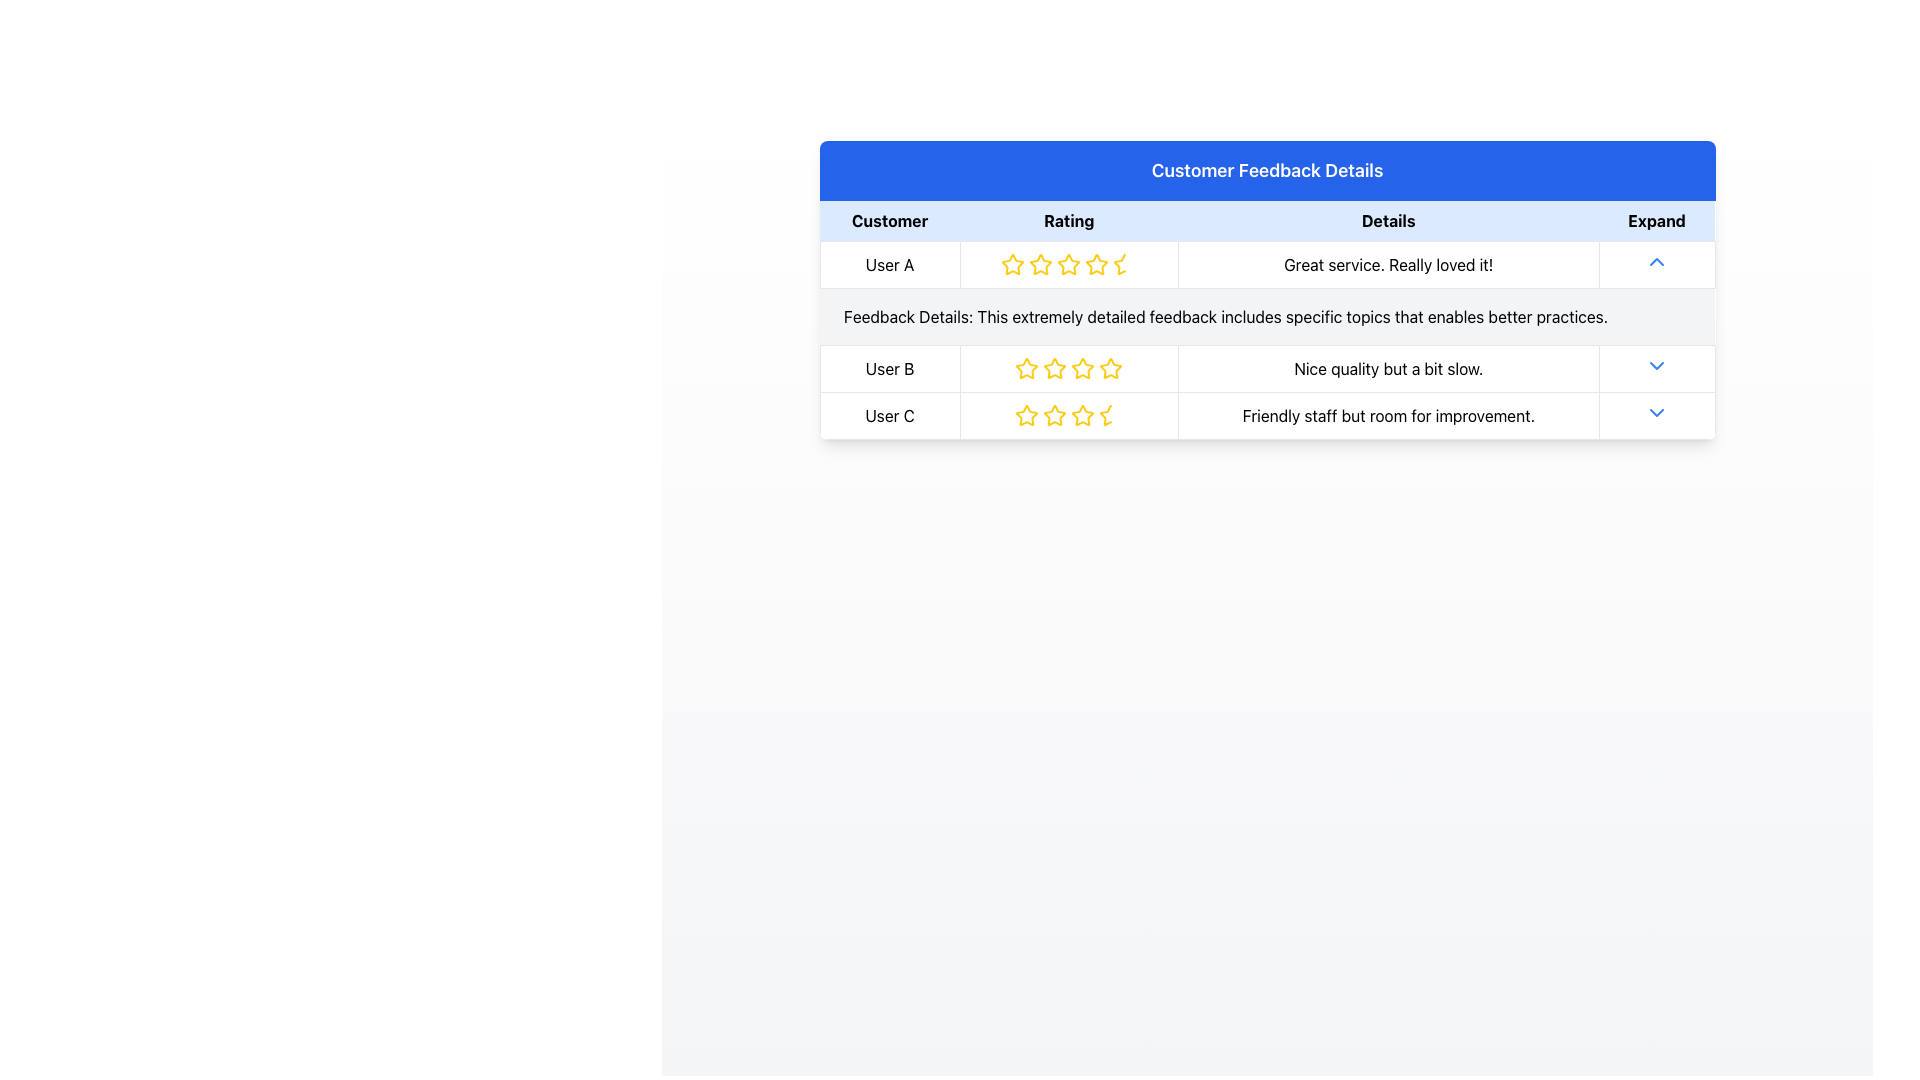 The image size is (1920, 1080). Describe the element at coordinates (1054, 414) in the screenshot. I see `the fourth yellow star icon in the rating column for User C to adjust the rating` at that location.